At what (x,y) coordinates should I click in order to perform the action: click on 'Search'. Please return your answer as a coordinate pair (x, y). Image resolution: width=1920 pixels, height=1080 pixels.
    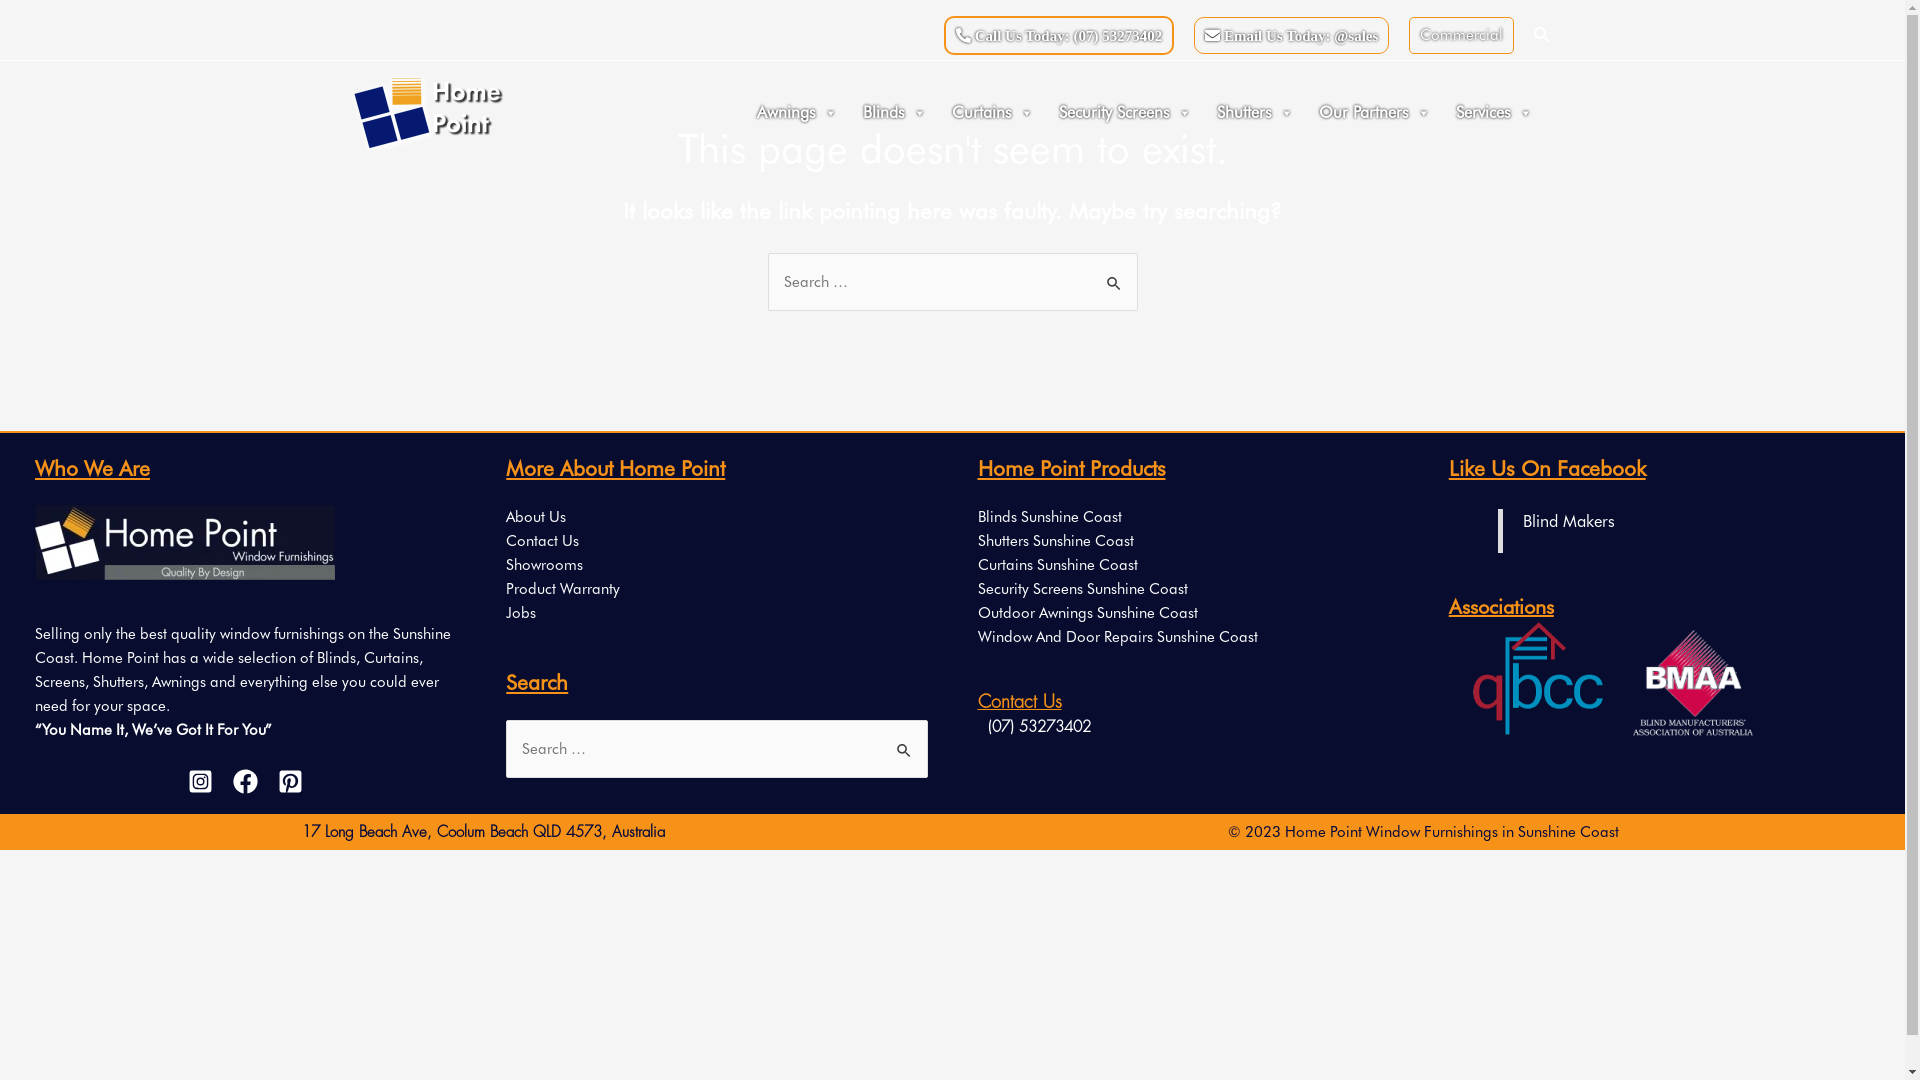
    Looking at the image, I should click on (1113, 272).